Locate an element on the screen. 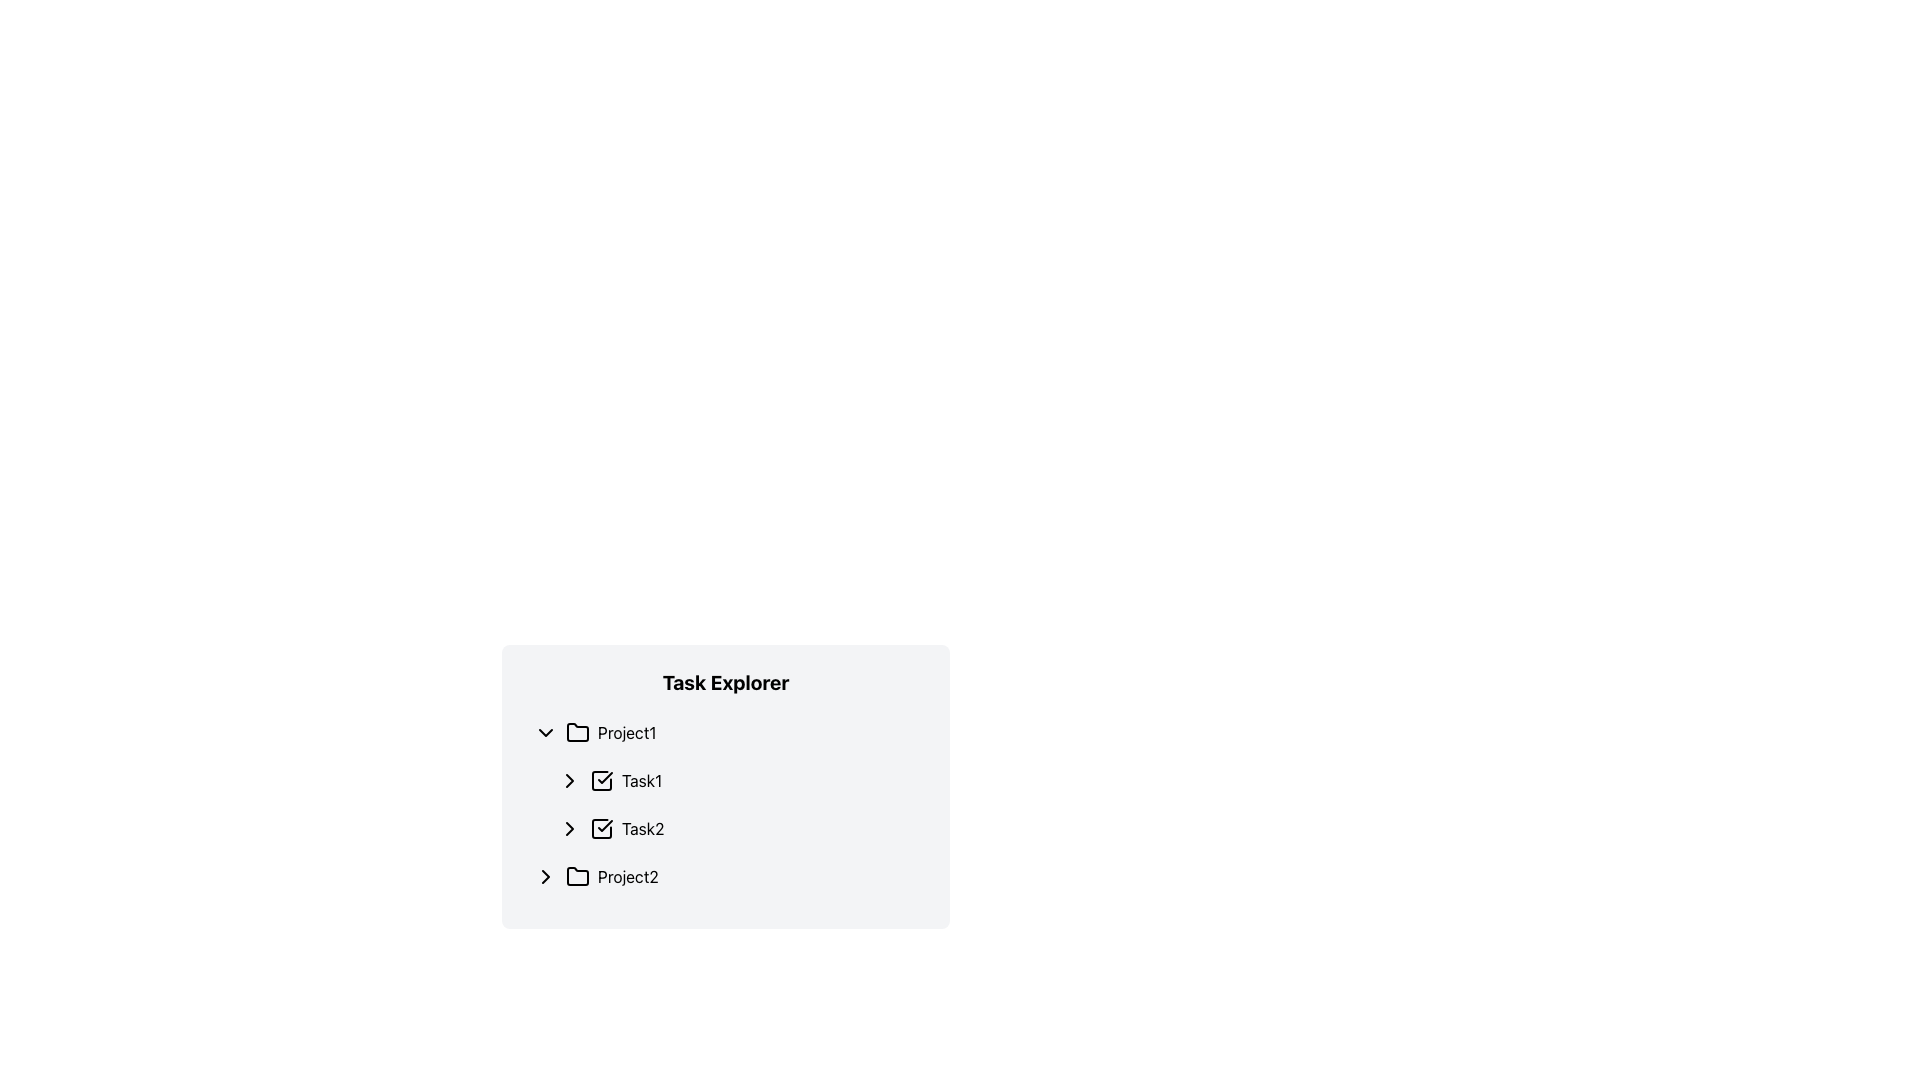  the Chevron Icon located to the left of the 'Task1' text label in the Task Explorer interface is located at coordinates (569, 779).